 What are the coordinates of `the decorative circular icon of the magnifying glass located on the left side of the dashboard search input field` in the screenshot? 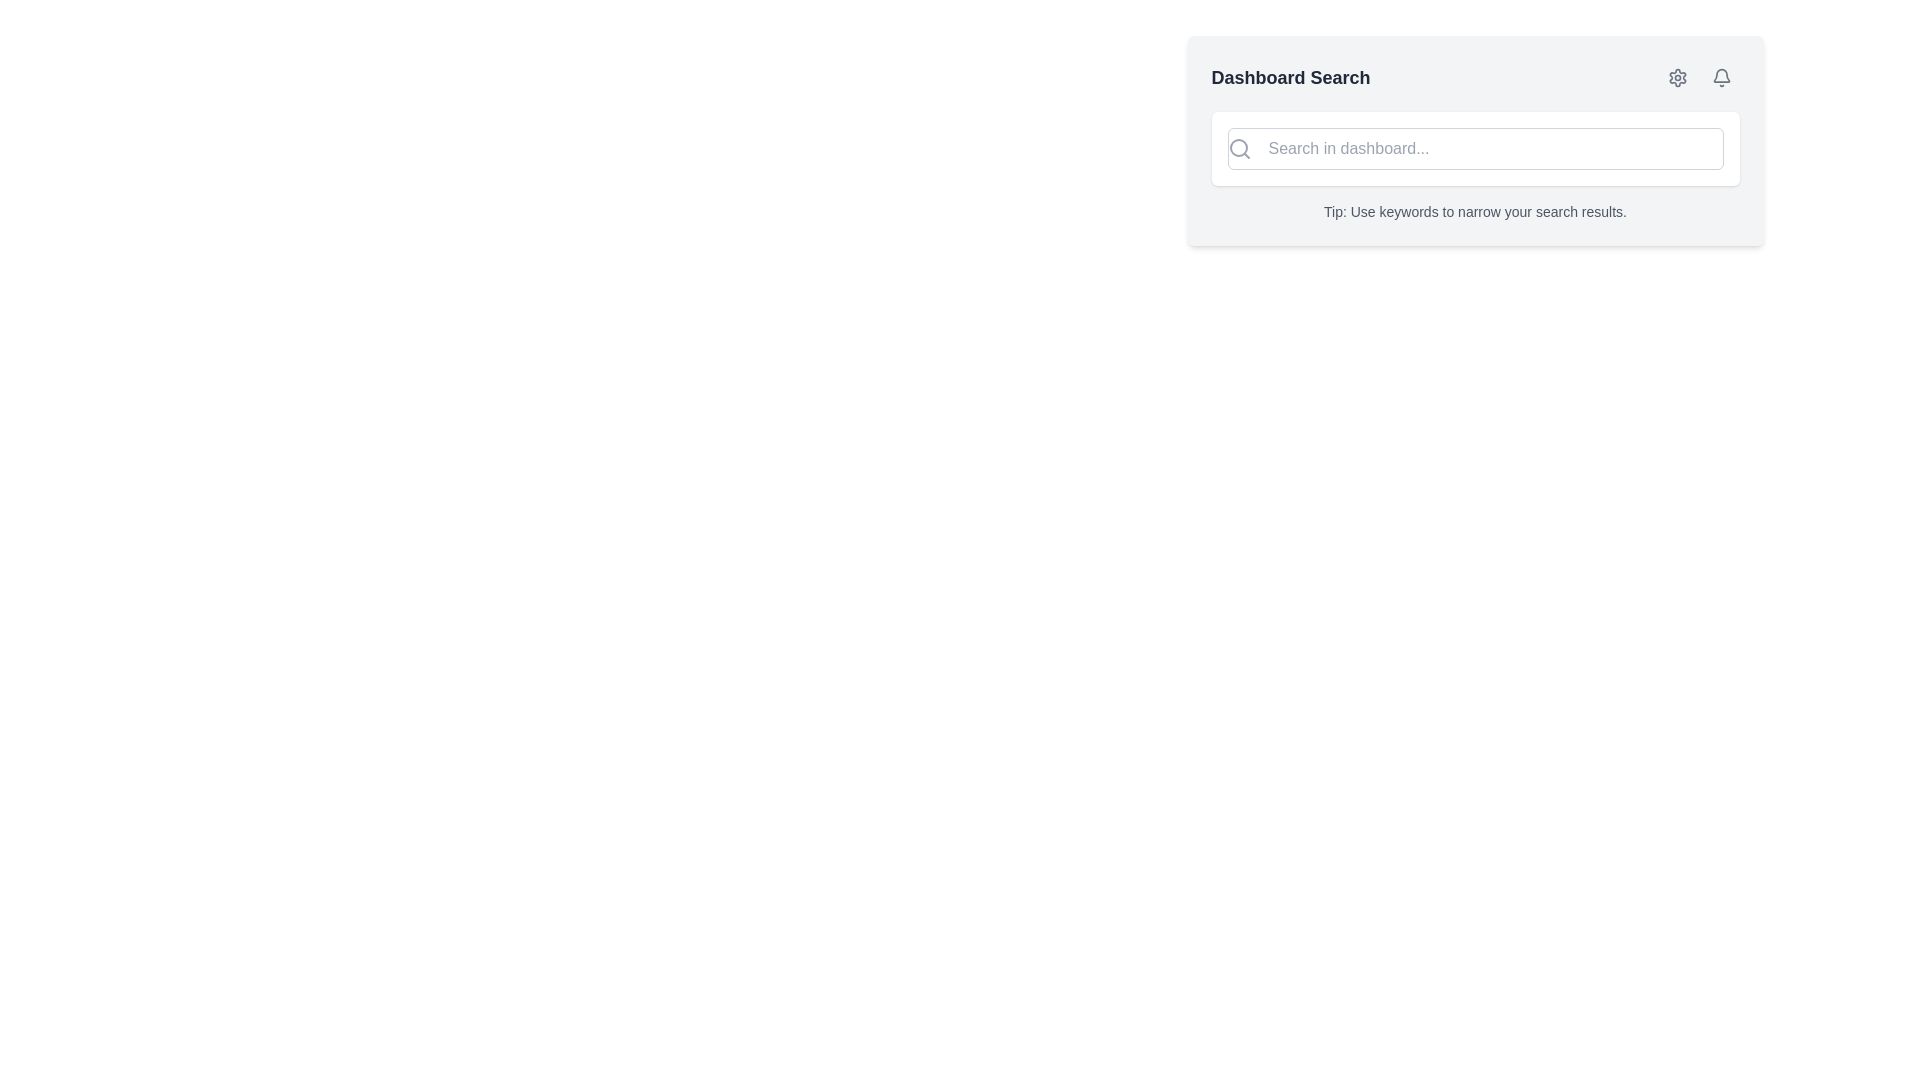 It's located at (1237, 146).